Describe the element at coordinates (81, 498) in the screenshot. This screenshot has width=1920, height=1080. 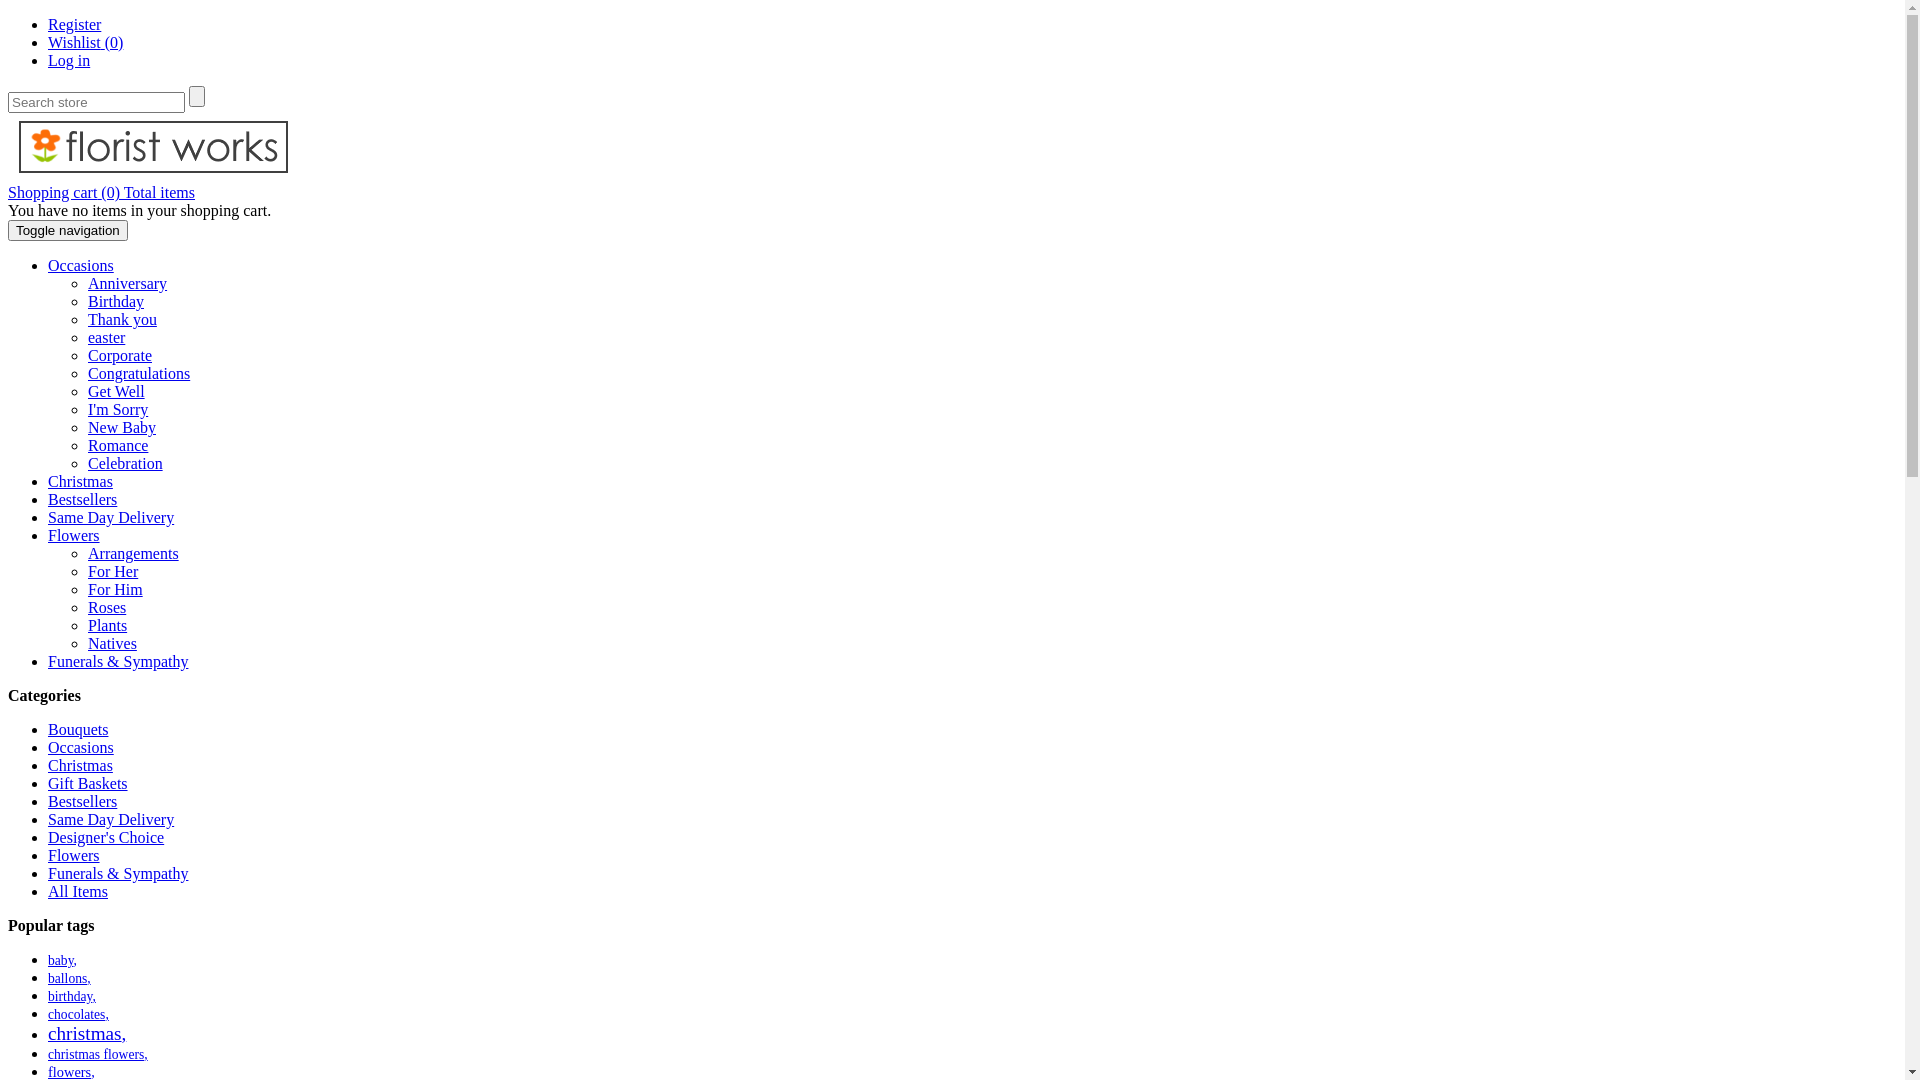
I see `'Bestsellers'` at that location.